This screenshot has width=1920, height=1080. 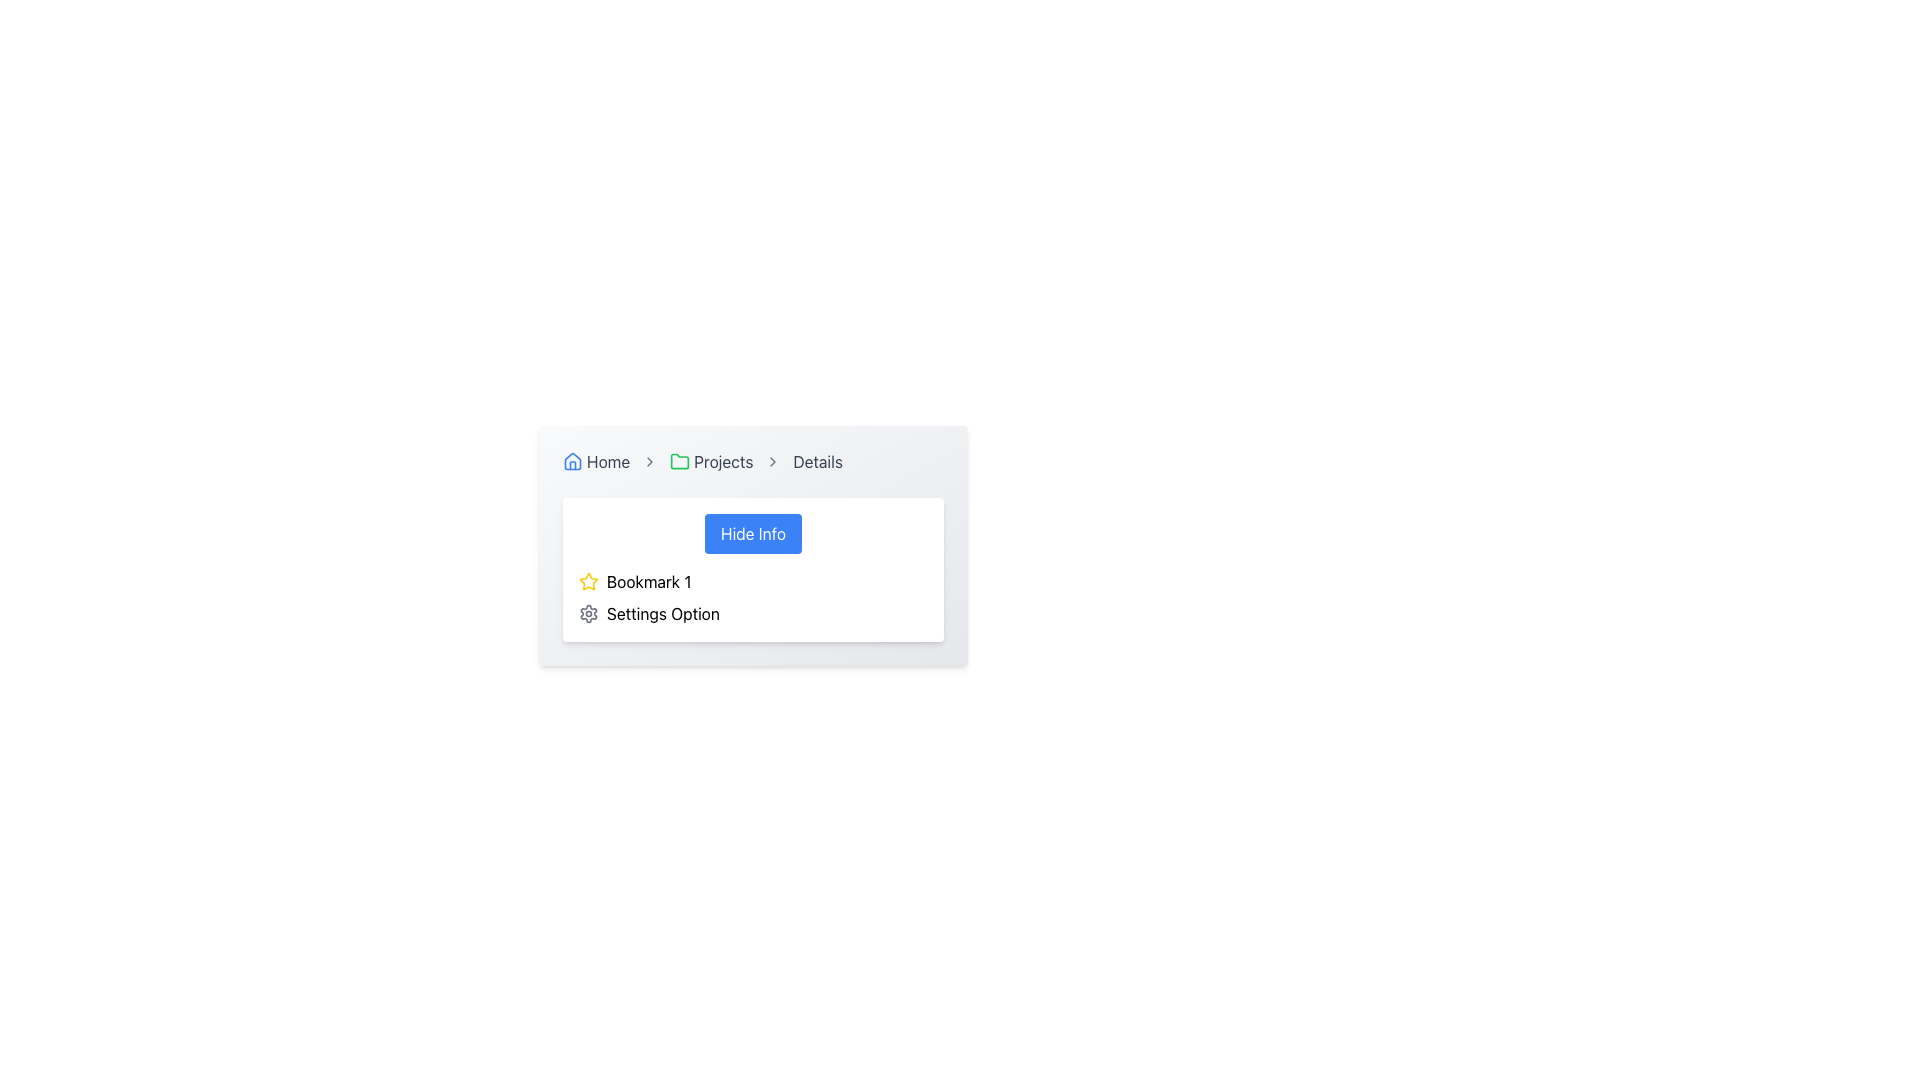 What do you see at coordinates (571, 462) in the screenshot?
I see `the navigational icon that serves as a link or indicator for the Home section, located to the left of the text 'Home'` at bounding box center [571, 462].